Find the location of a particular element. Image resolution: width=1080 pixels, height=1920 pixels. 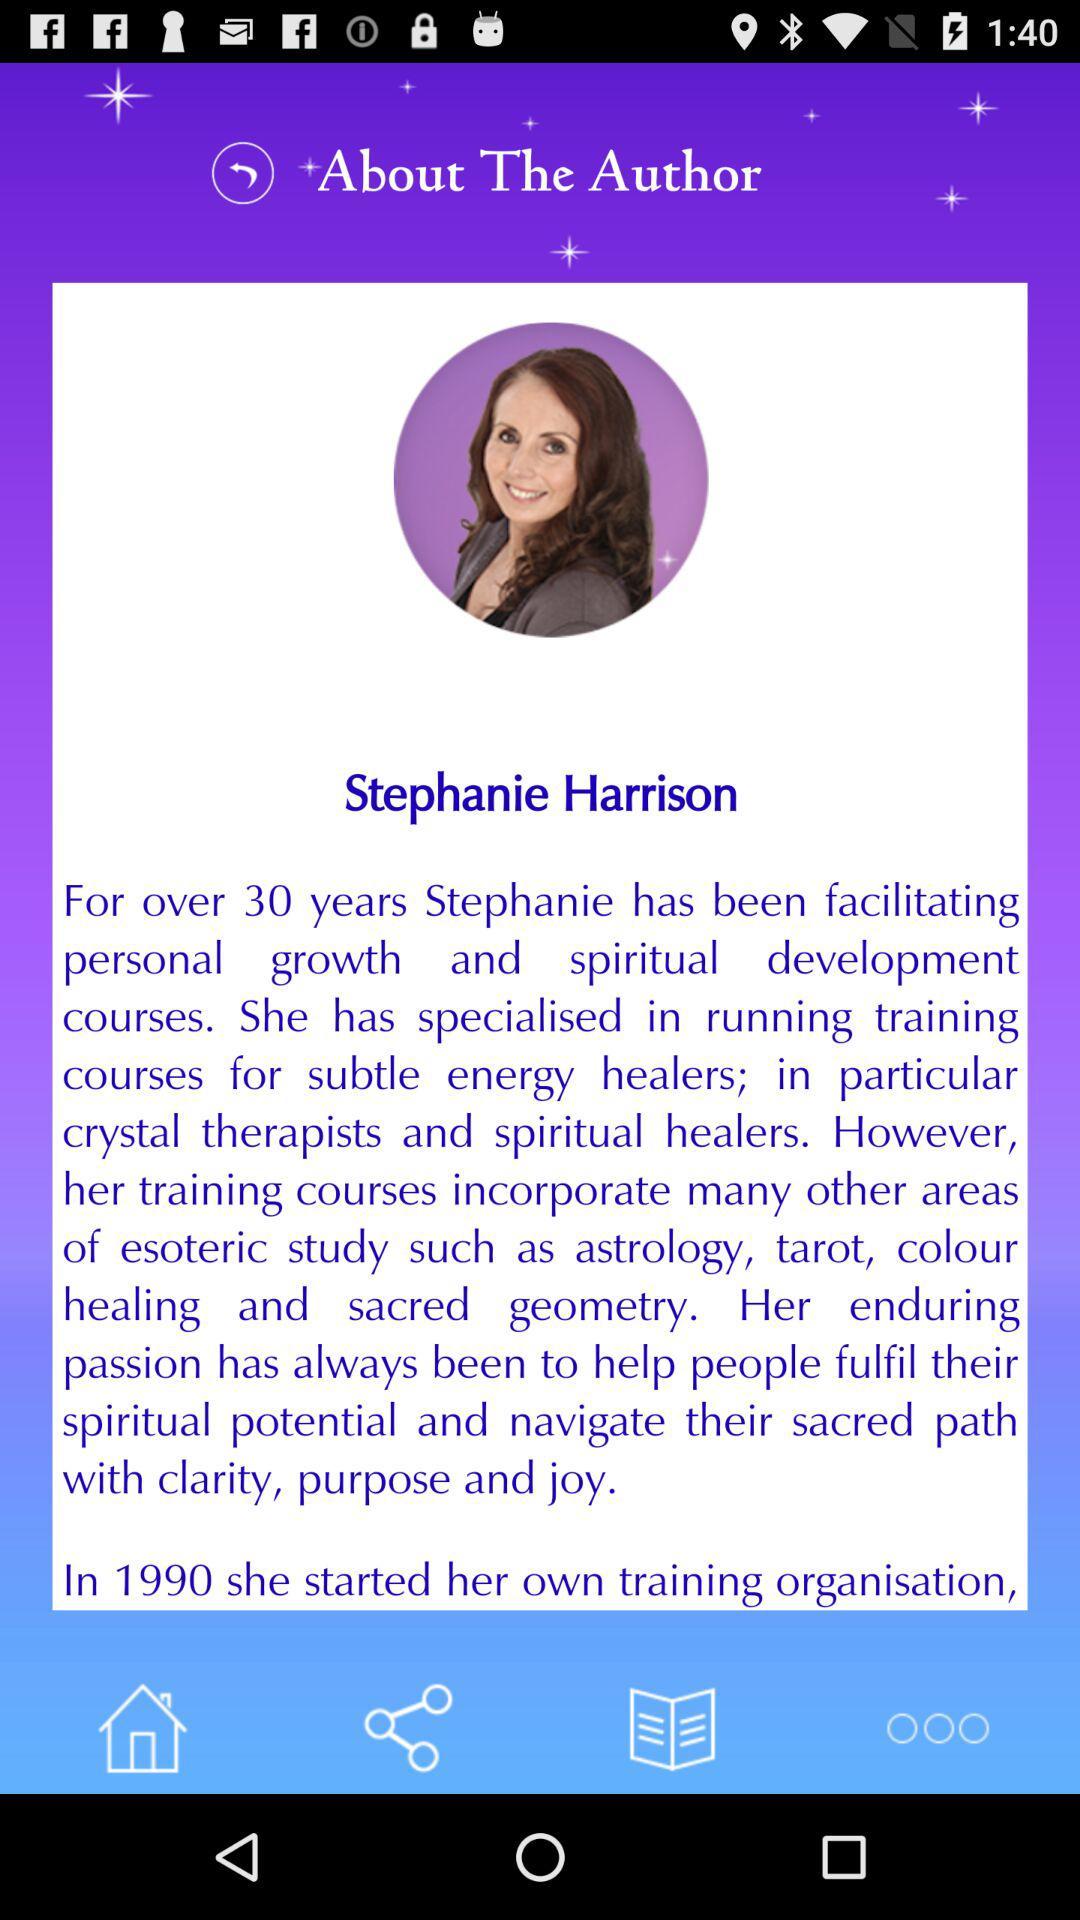

go home page is located at coordinates (141, 1727).